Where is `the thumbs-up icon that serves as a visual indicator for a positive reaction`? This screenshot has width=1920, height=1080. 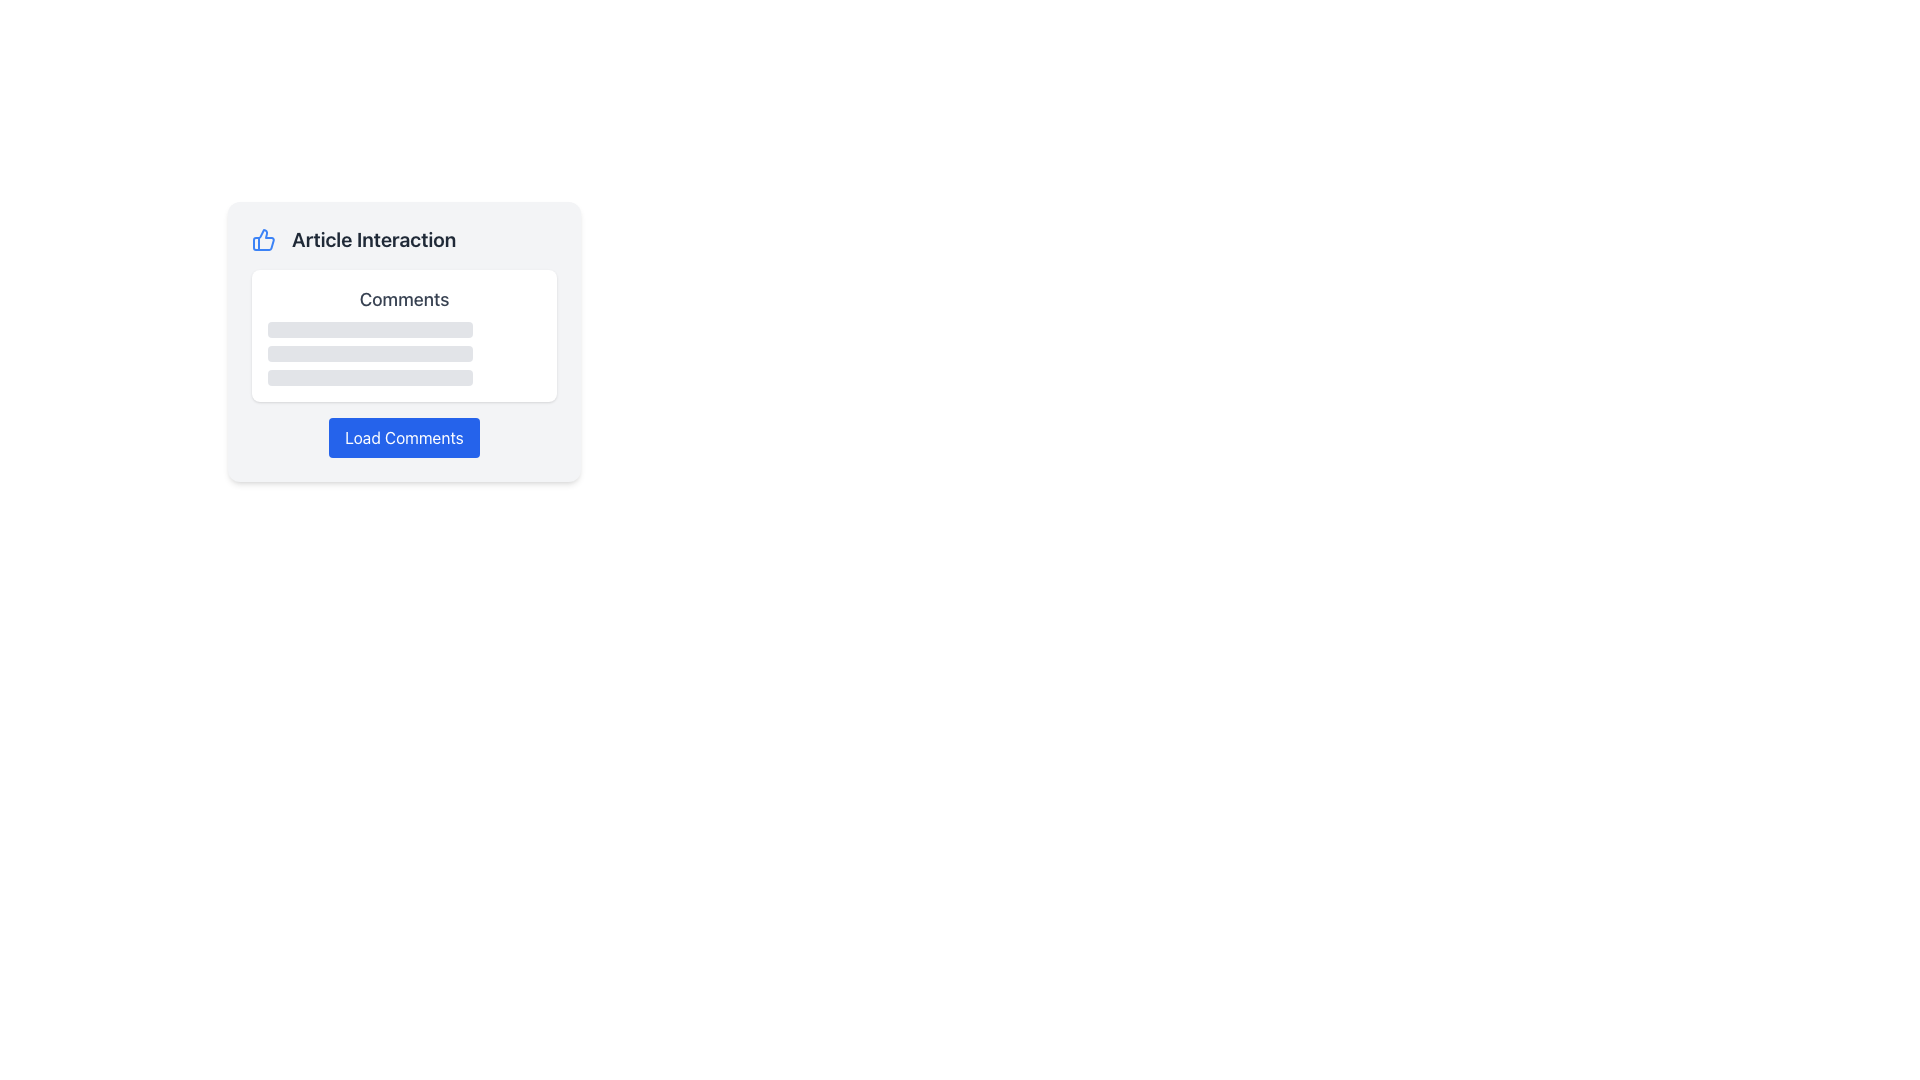 the thumbs-up icon that serves as a visual indicator for a positive reaction is located at coordinates (263, 238).